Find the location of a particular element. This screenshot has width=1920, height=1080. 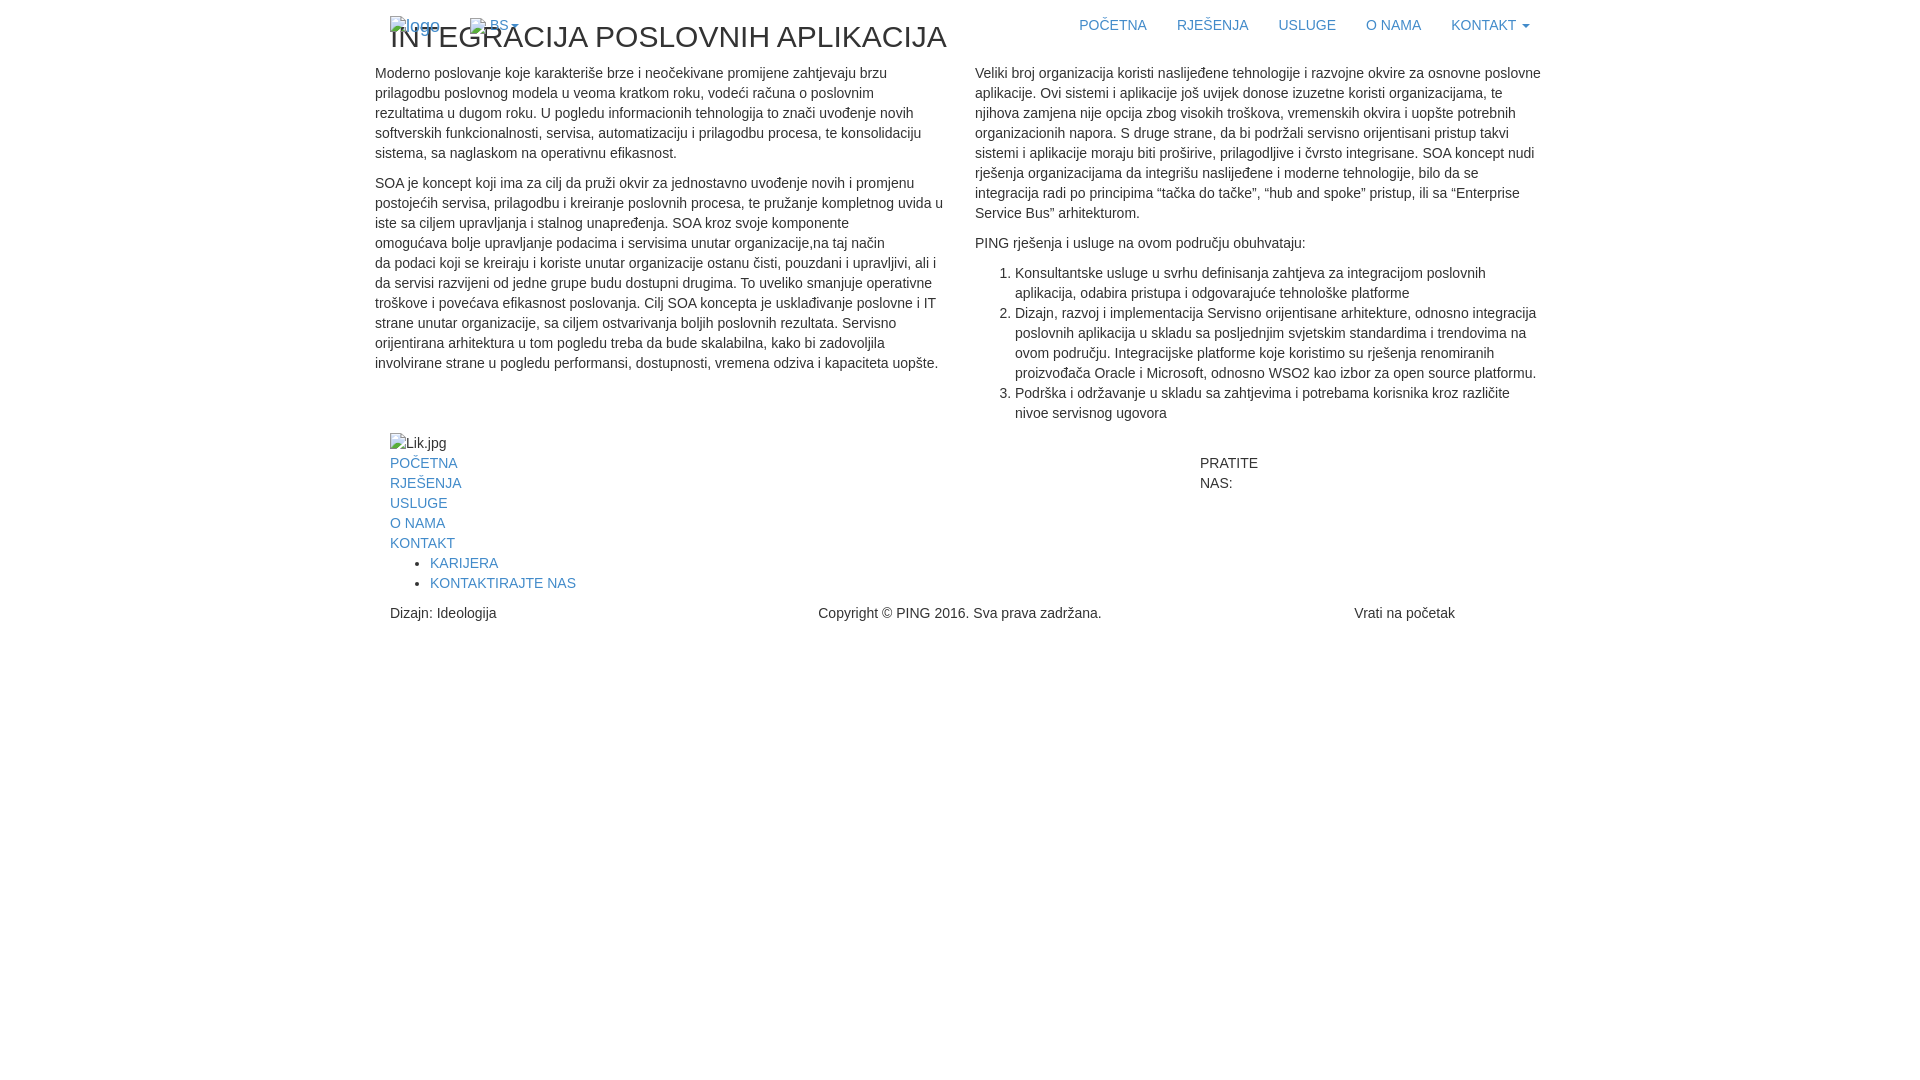

'KONTAKTIRAJTE NAS' is located at coordinates (503, 582).